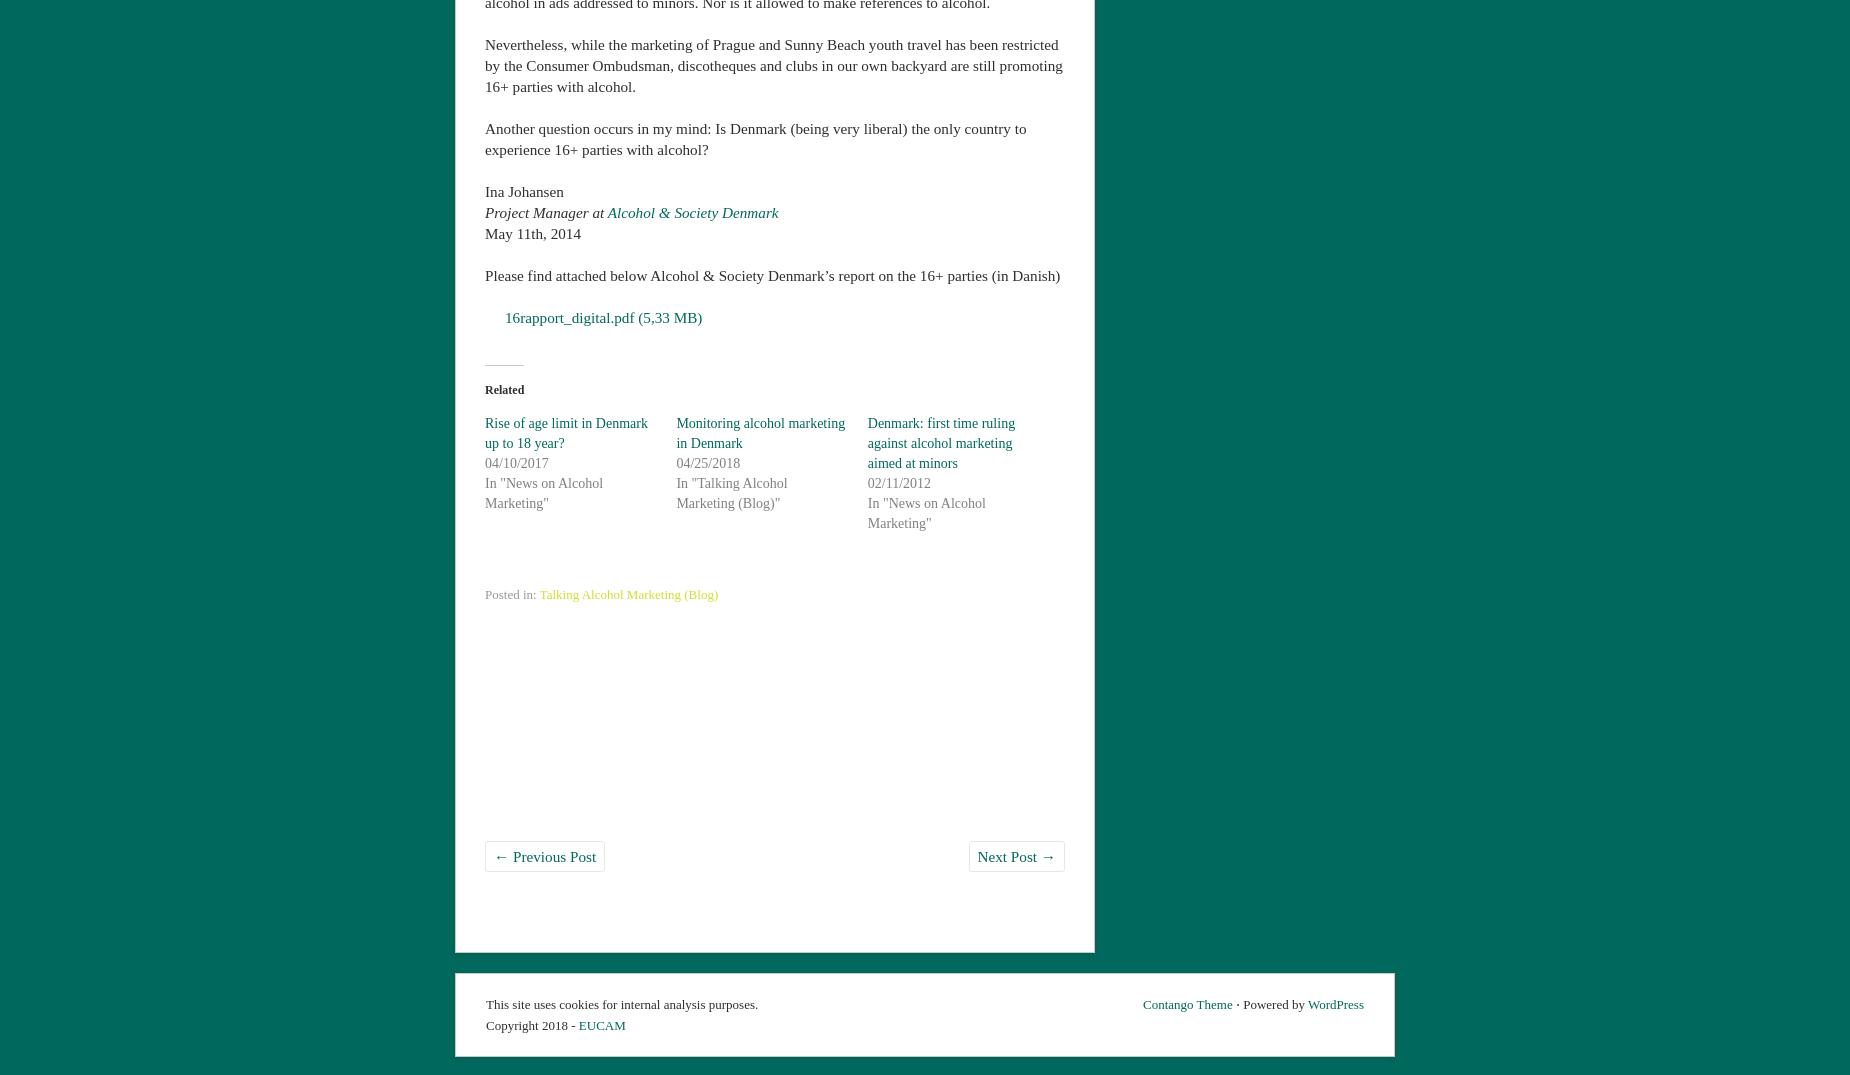  Describe the element at coordinates (1268, 1001) in the screenshot. I see `'⋅ Powered by'` at that location.